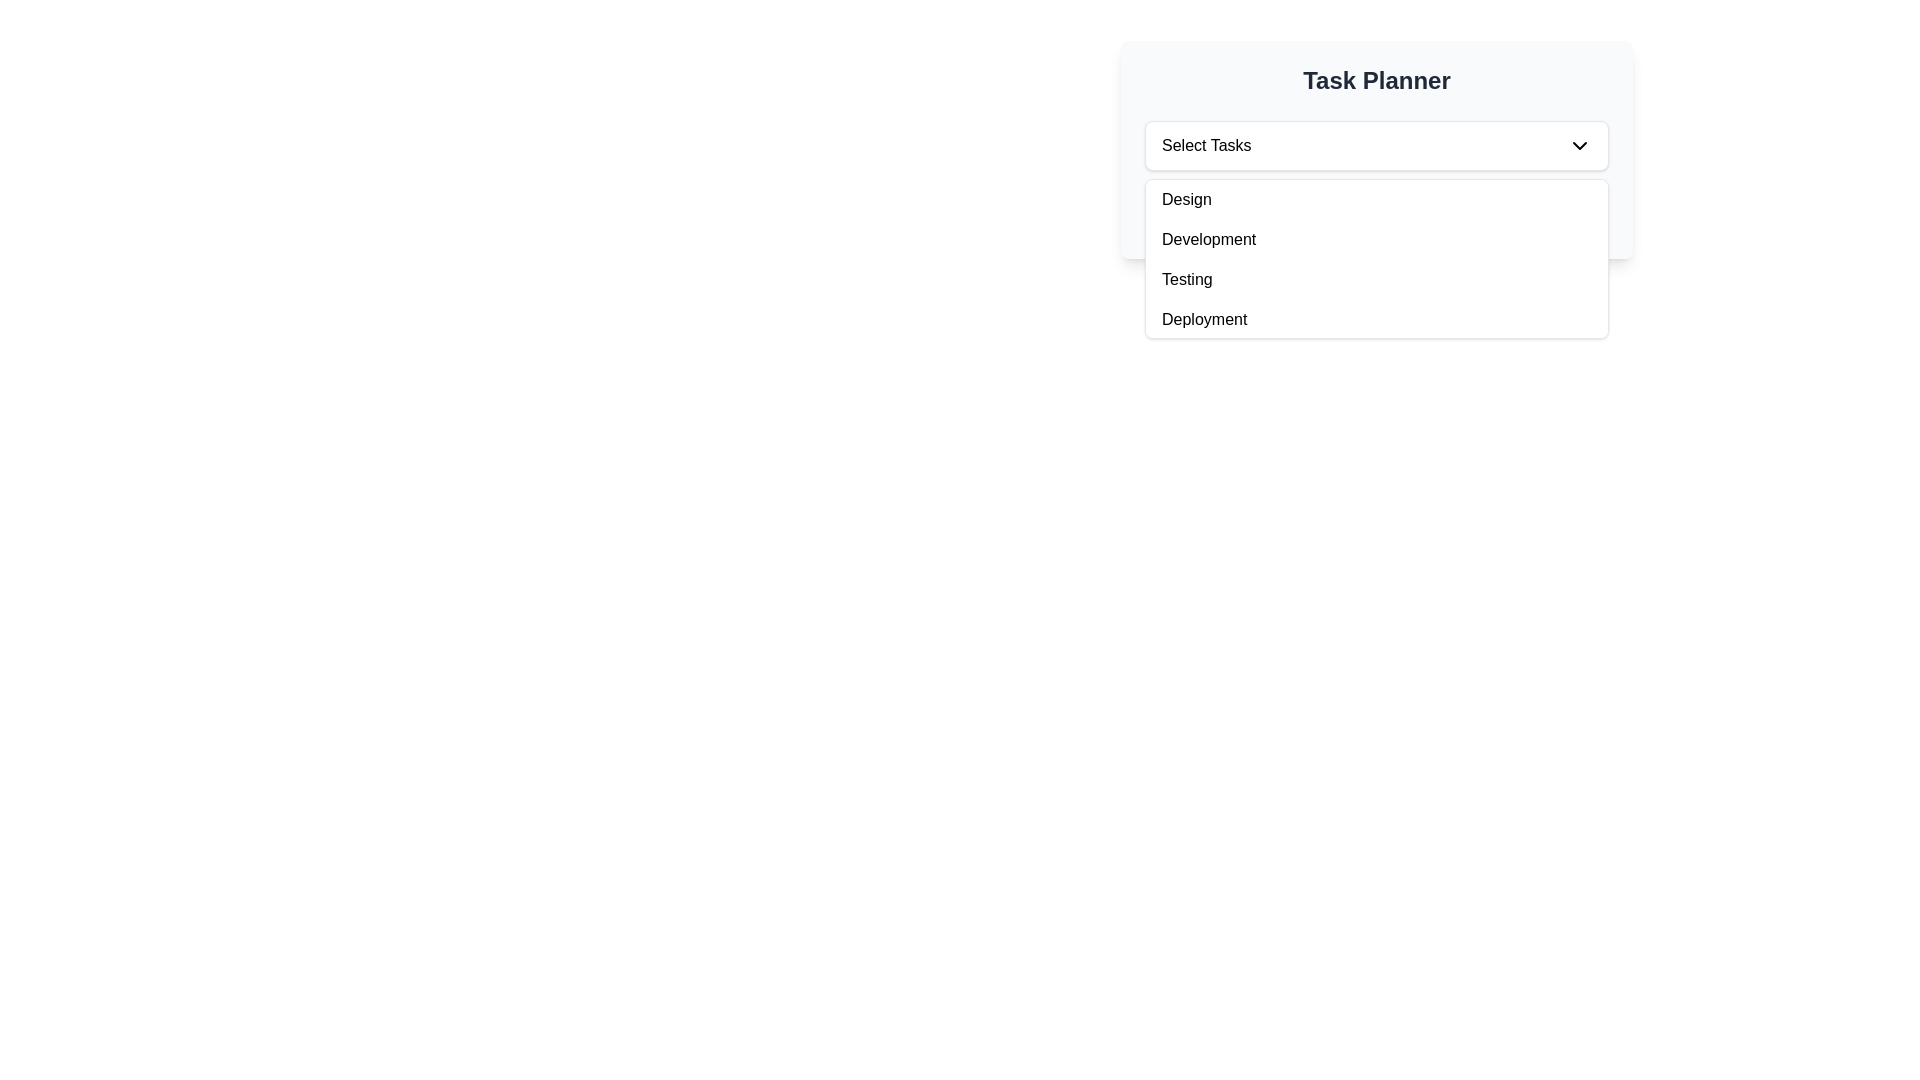  Describe the element at coordinates (1205, 145) in the screenshot. I see `the 'Select Tasks' text label which is prominently displayed at the top of the dropdown selection field` at that location.